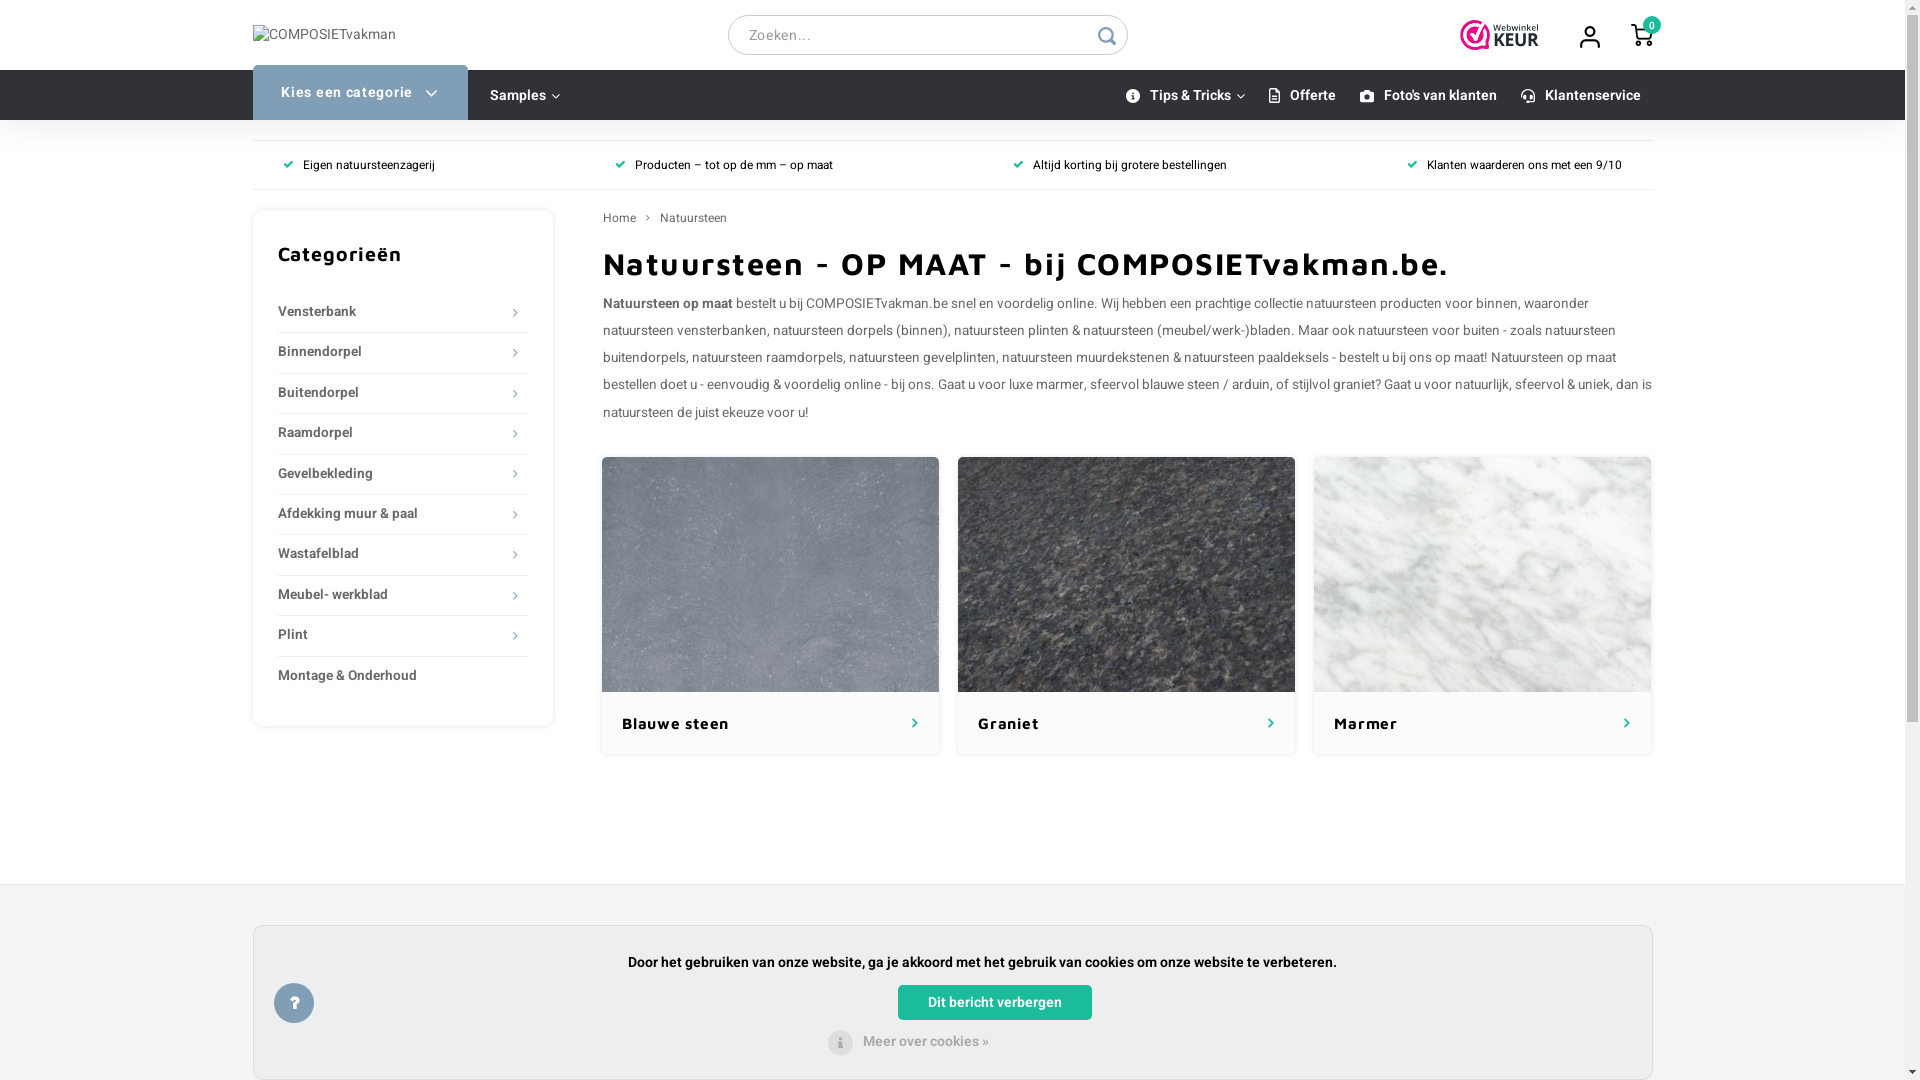  I want to click on 'natuursteen plinten', so click(1011, 330).